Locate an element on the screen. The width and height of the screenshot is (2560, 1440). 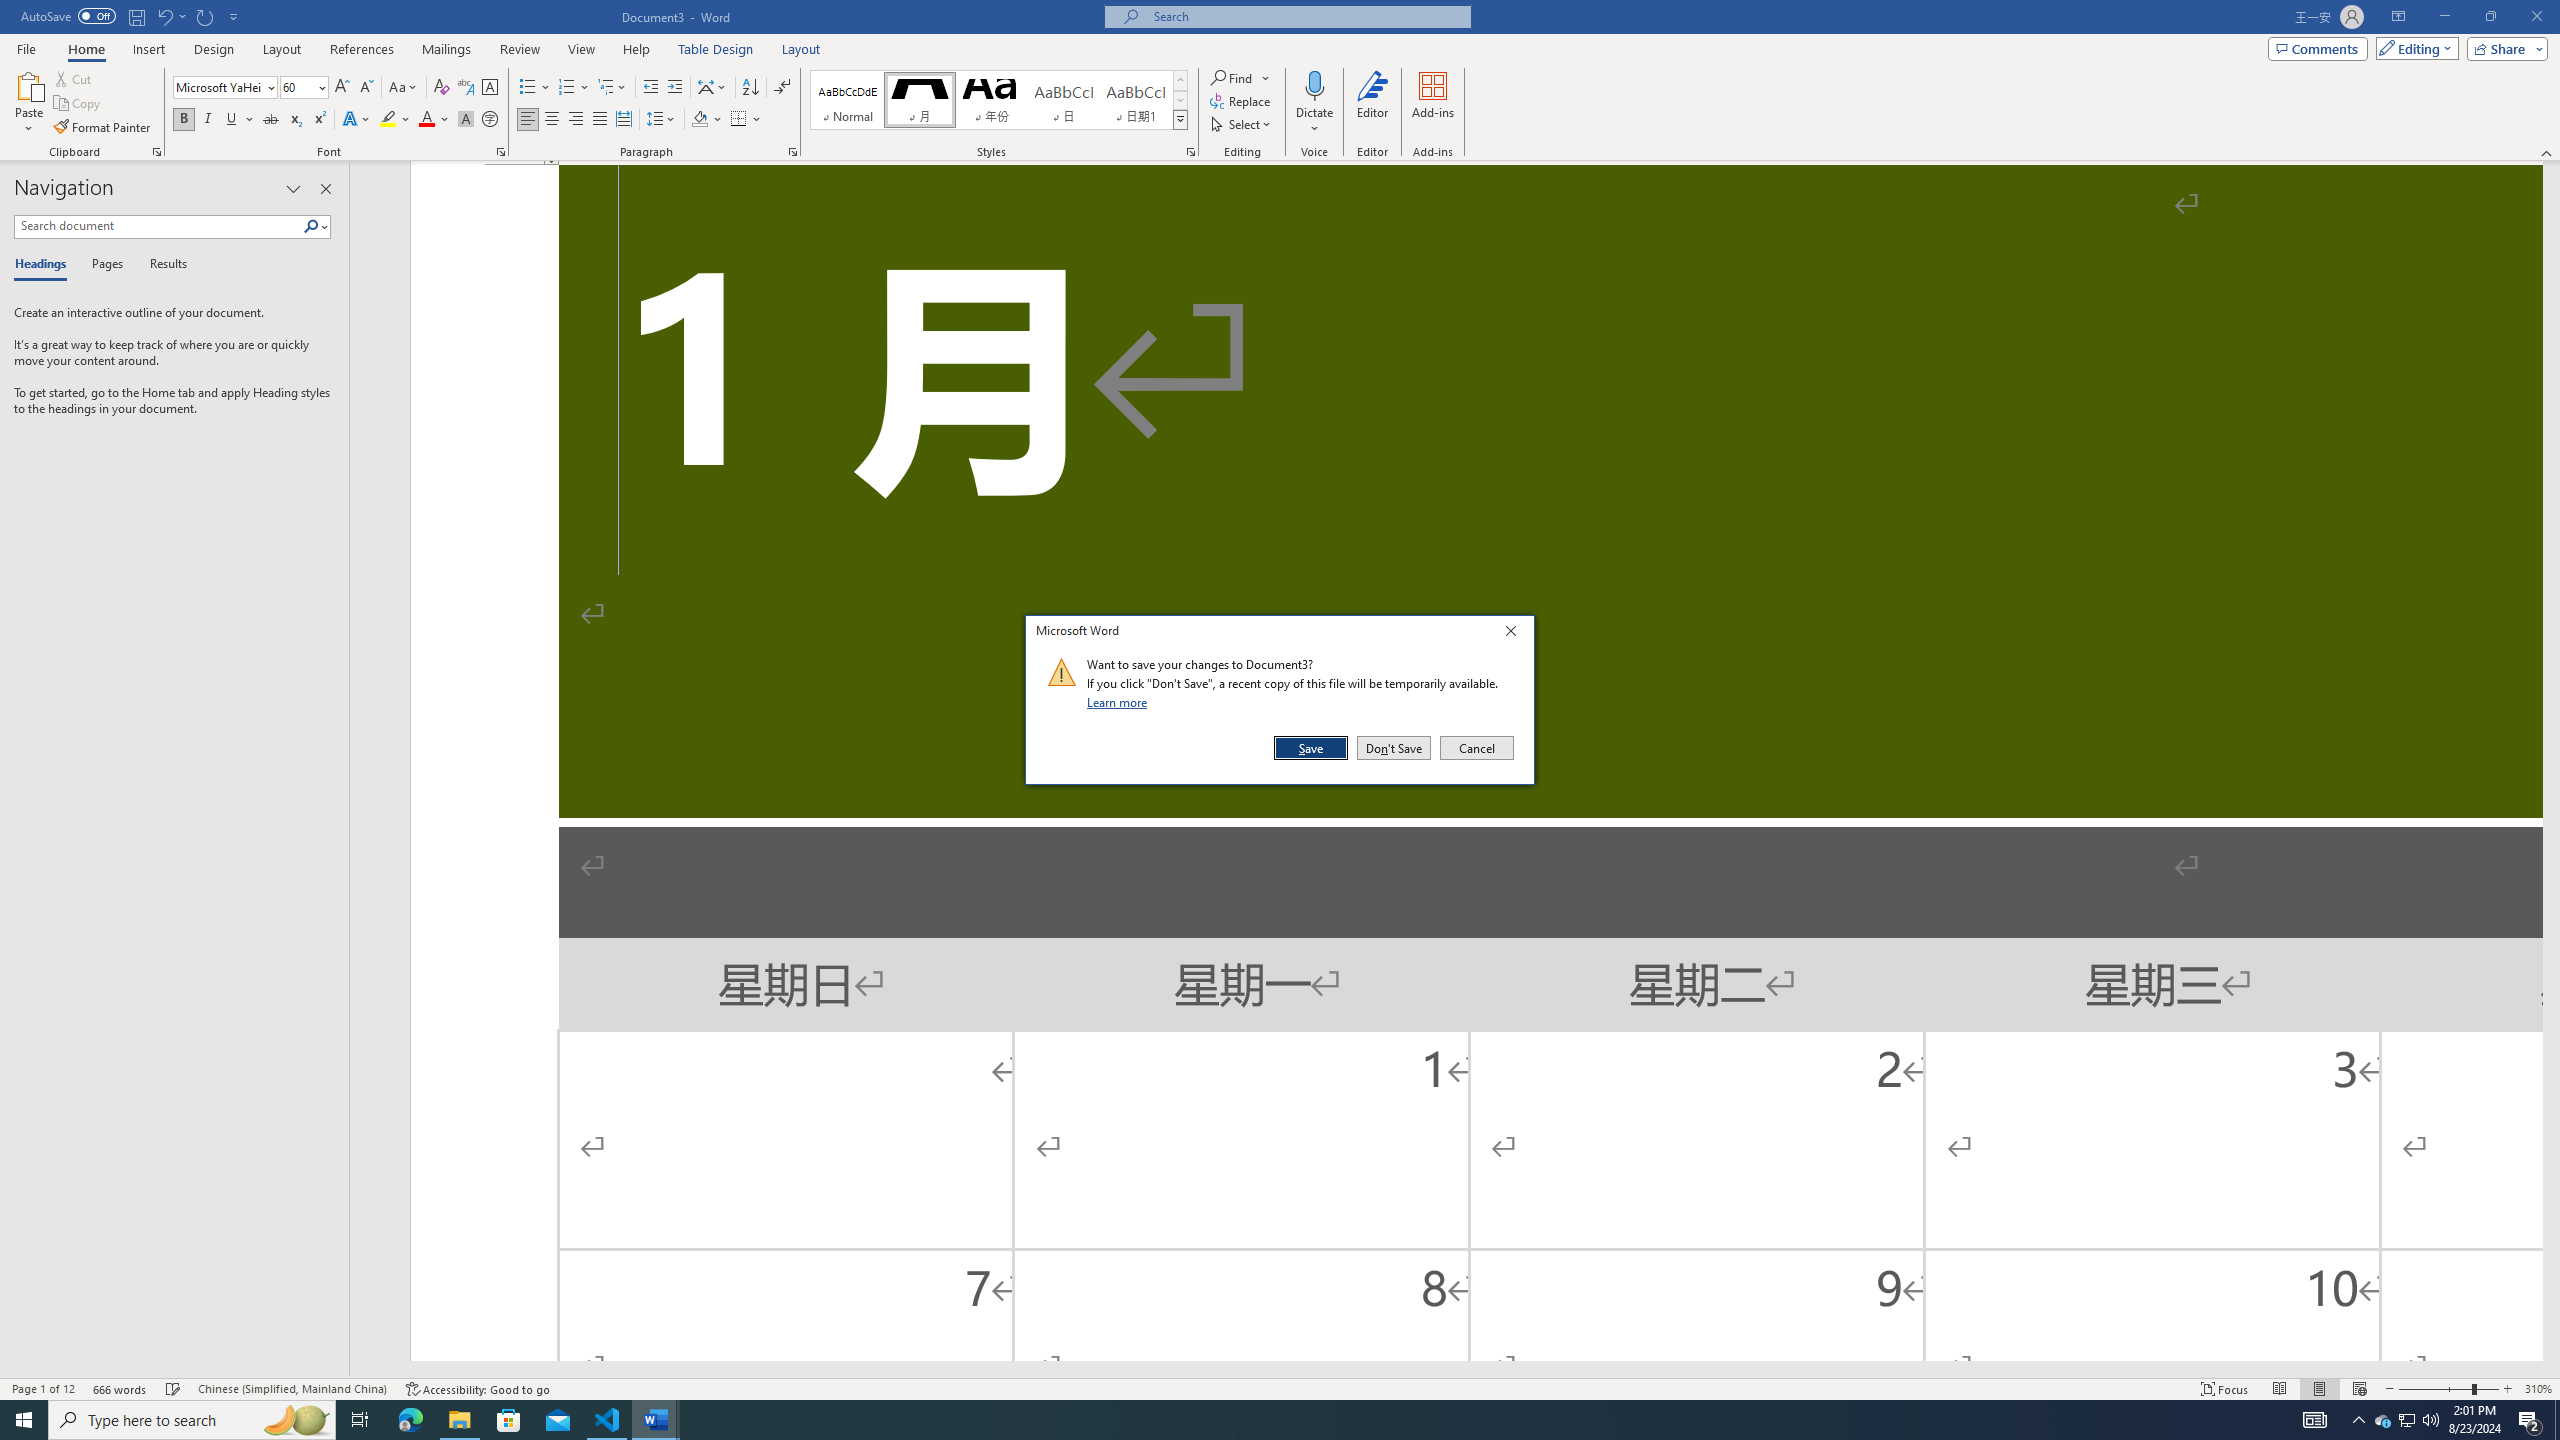
'Text Highlight Color' is located at coordinates (395, 118).